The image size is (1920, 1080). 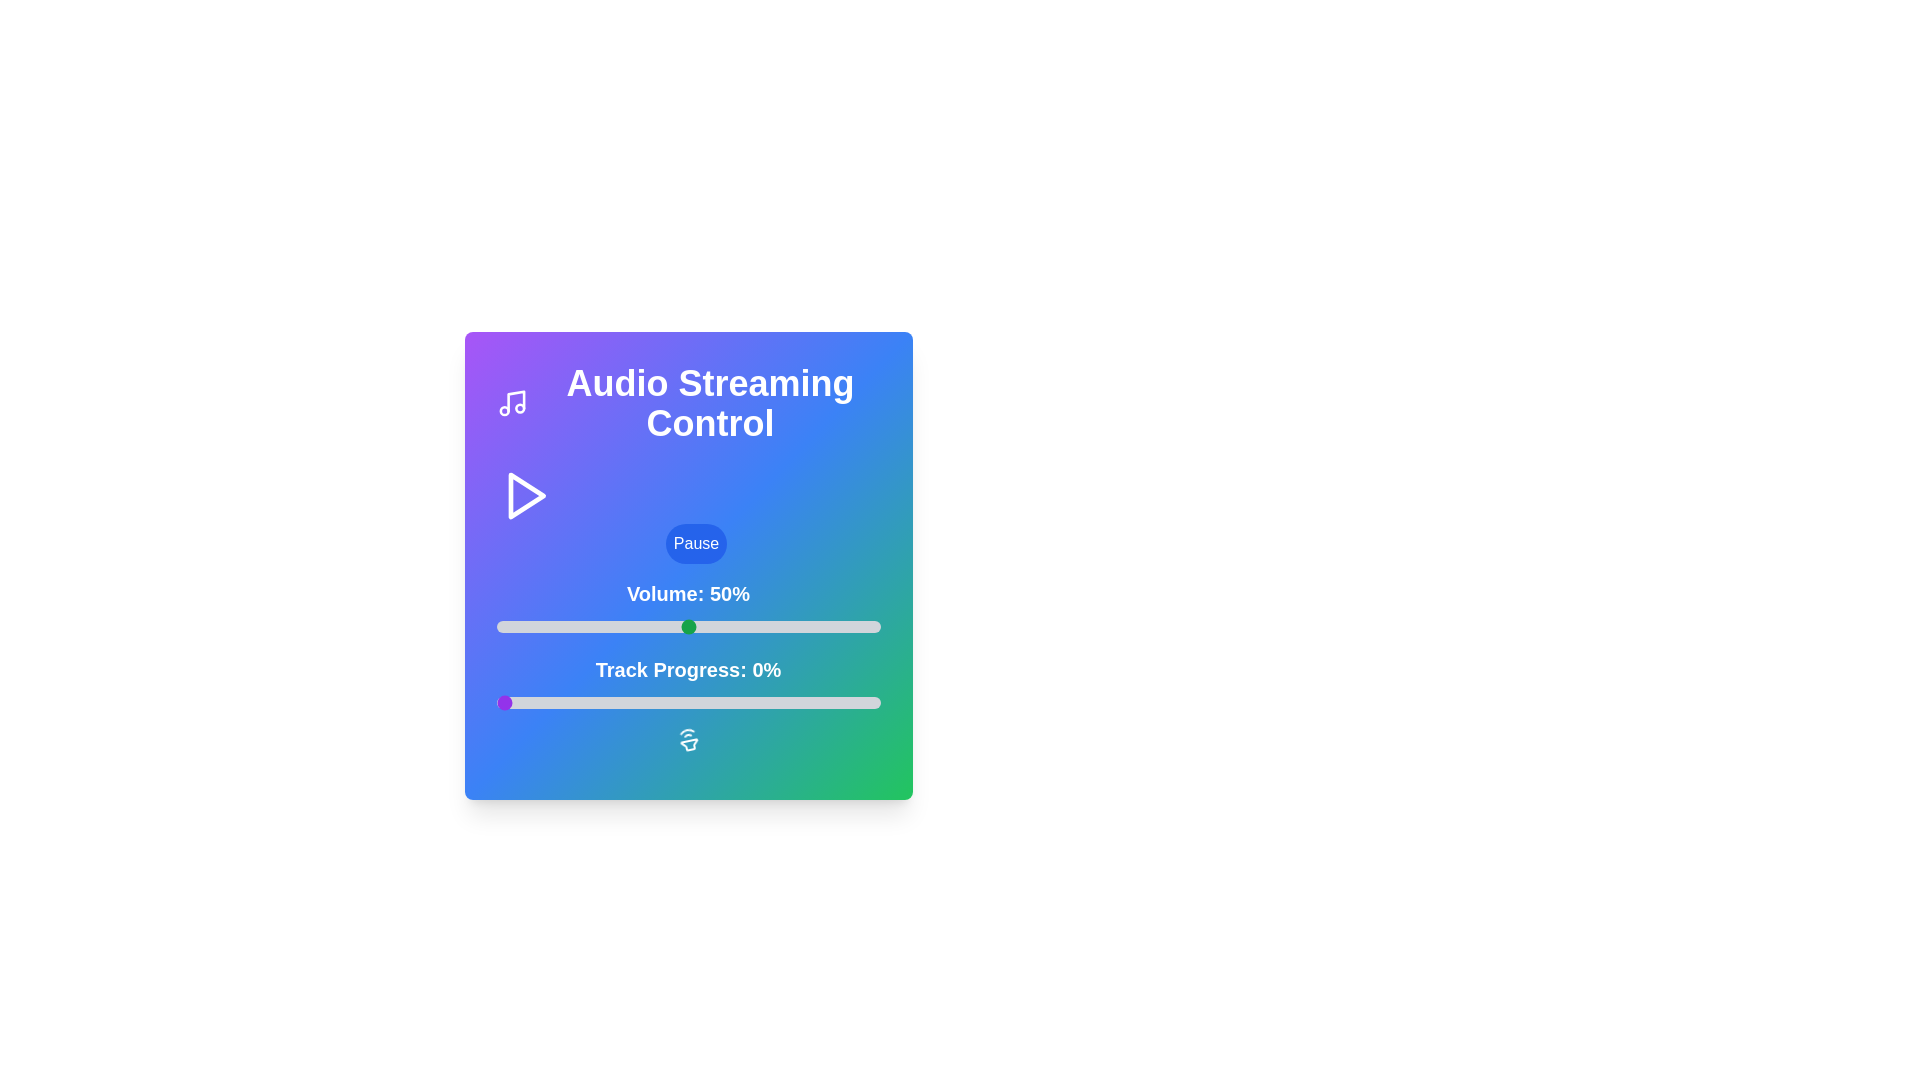 What do you see at coordinates (508, 626) in the screenshot?
I see `the volume slider to 3%` at bounding box center [508, 626].